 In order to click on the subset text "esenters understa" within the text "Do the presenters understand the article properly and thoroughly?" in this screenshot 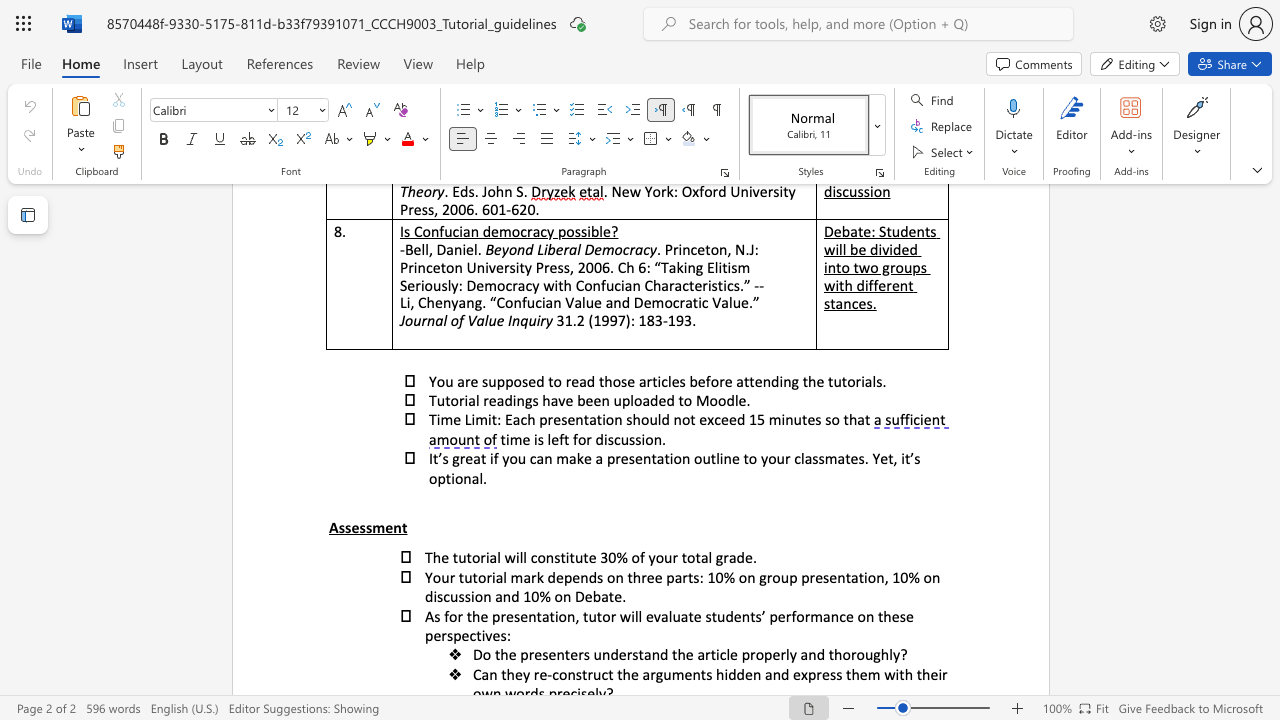, I will do `click(534, 654)`.